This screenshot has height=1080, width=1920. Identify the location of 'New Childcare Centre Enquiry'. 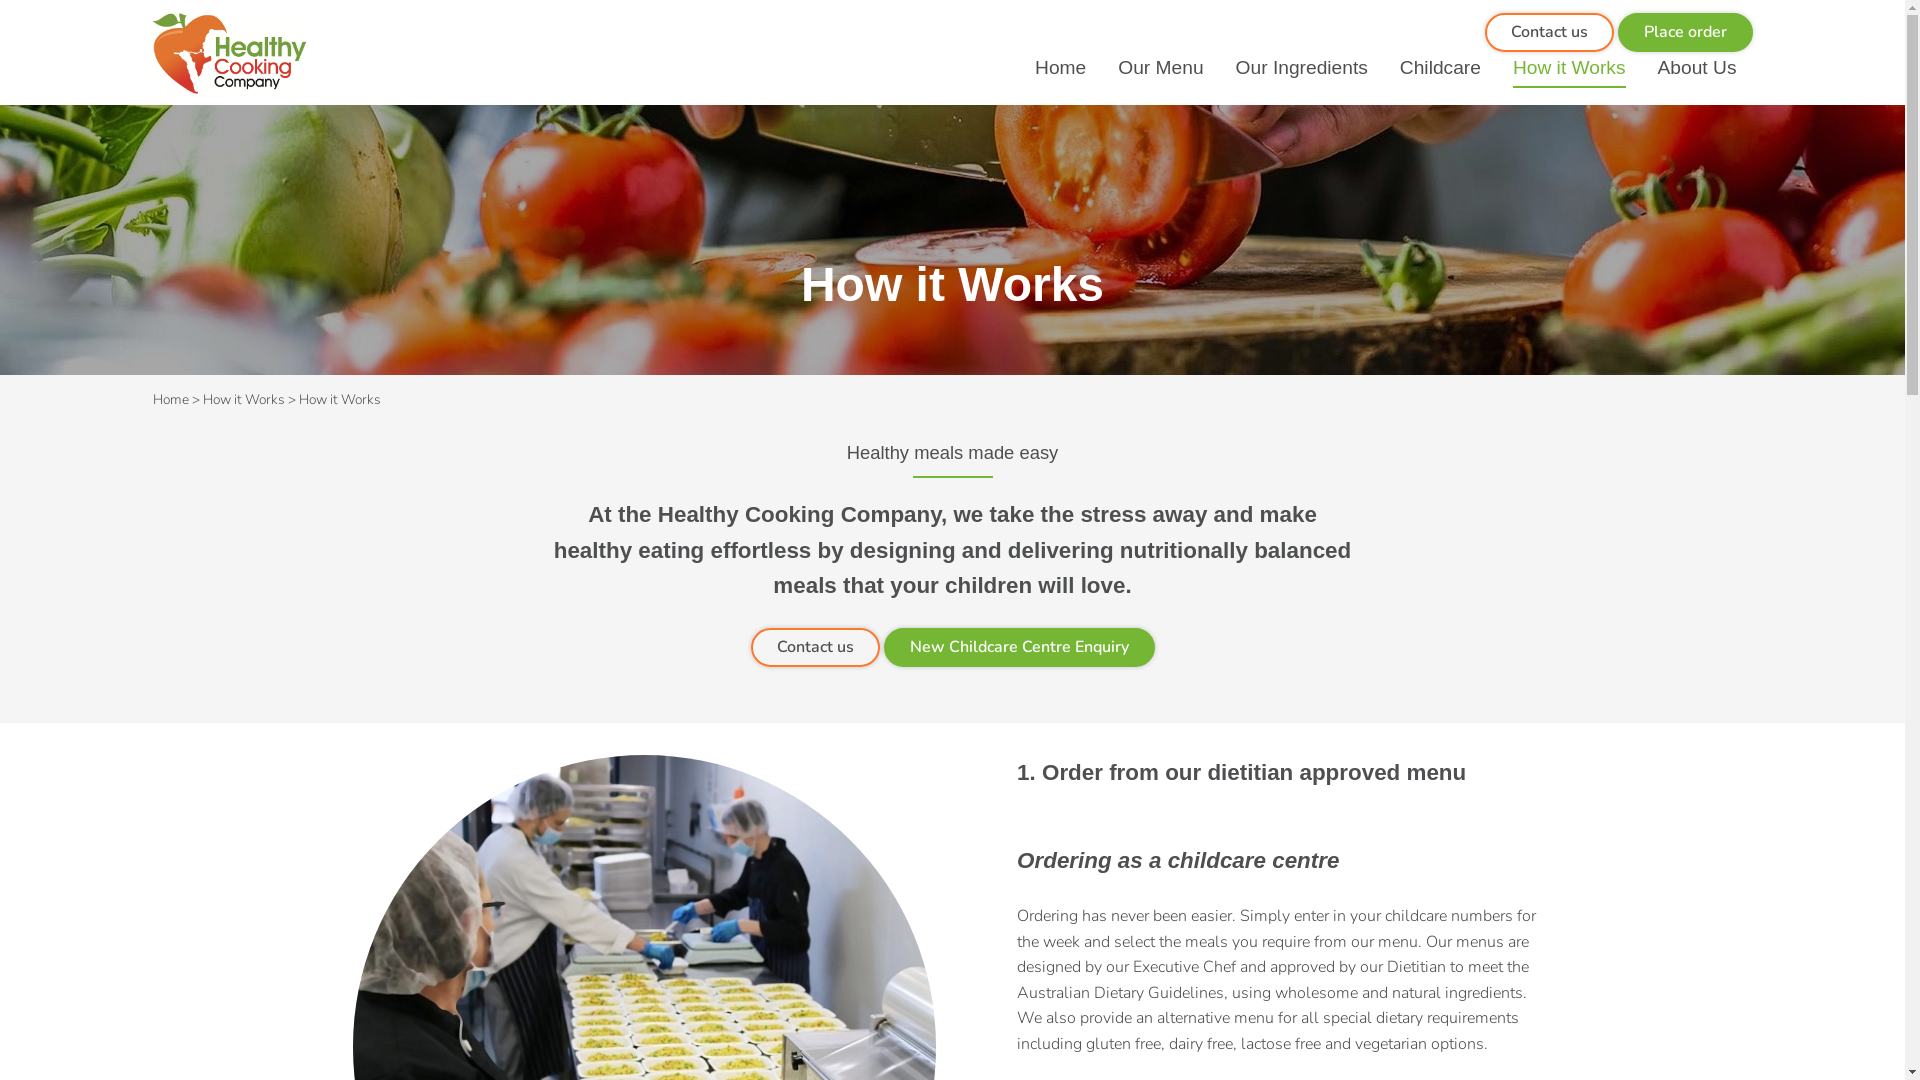
(882, 647).